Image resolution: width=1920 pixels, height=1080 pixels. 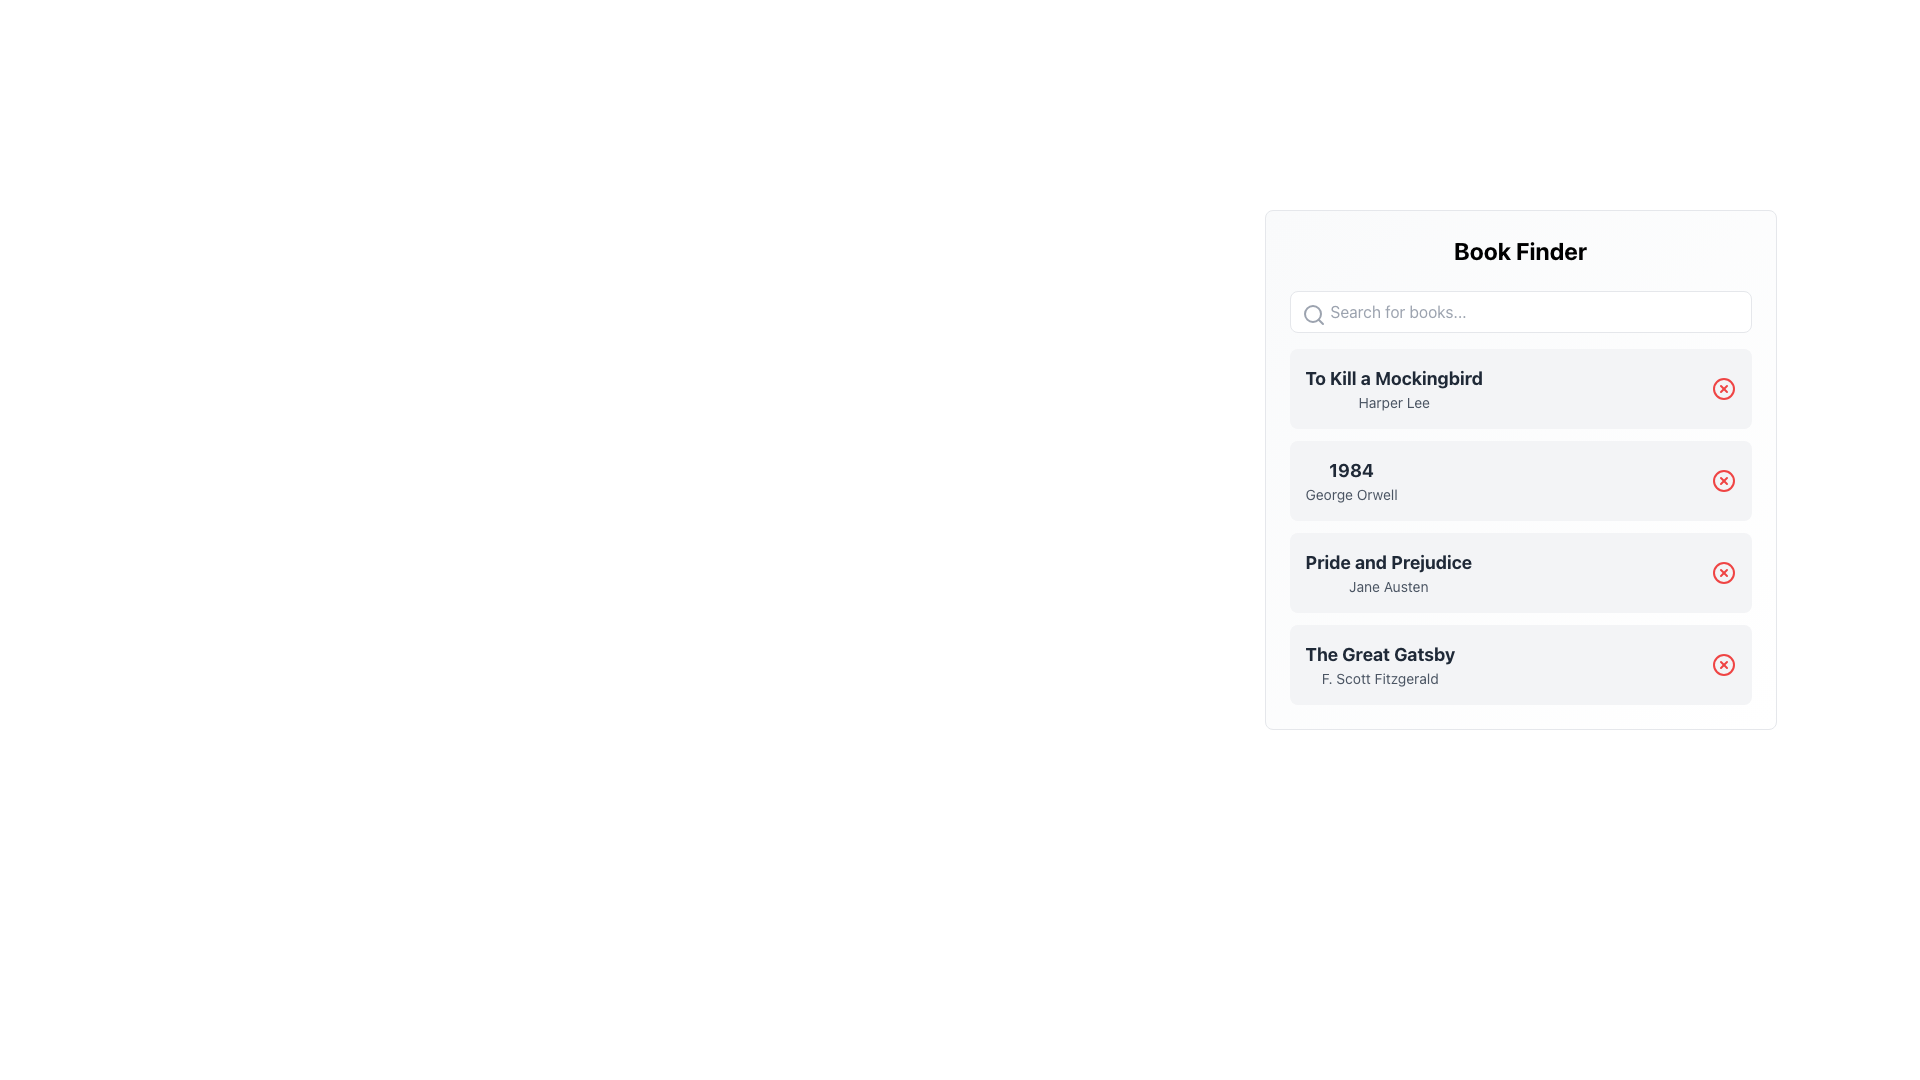 I want to click on the label displaying the author 'Jane Austen' which is positioned directly below the title 'Pride and Prejudice', so click(x=1387, y=585).